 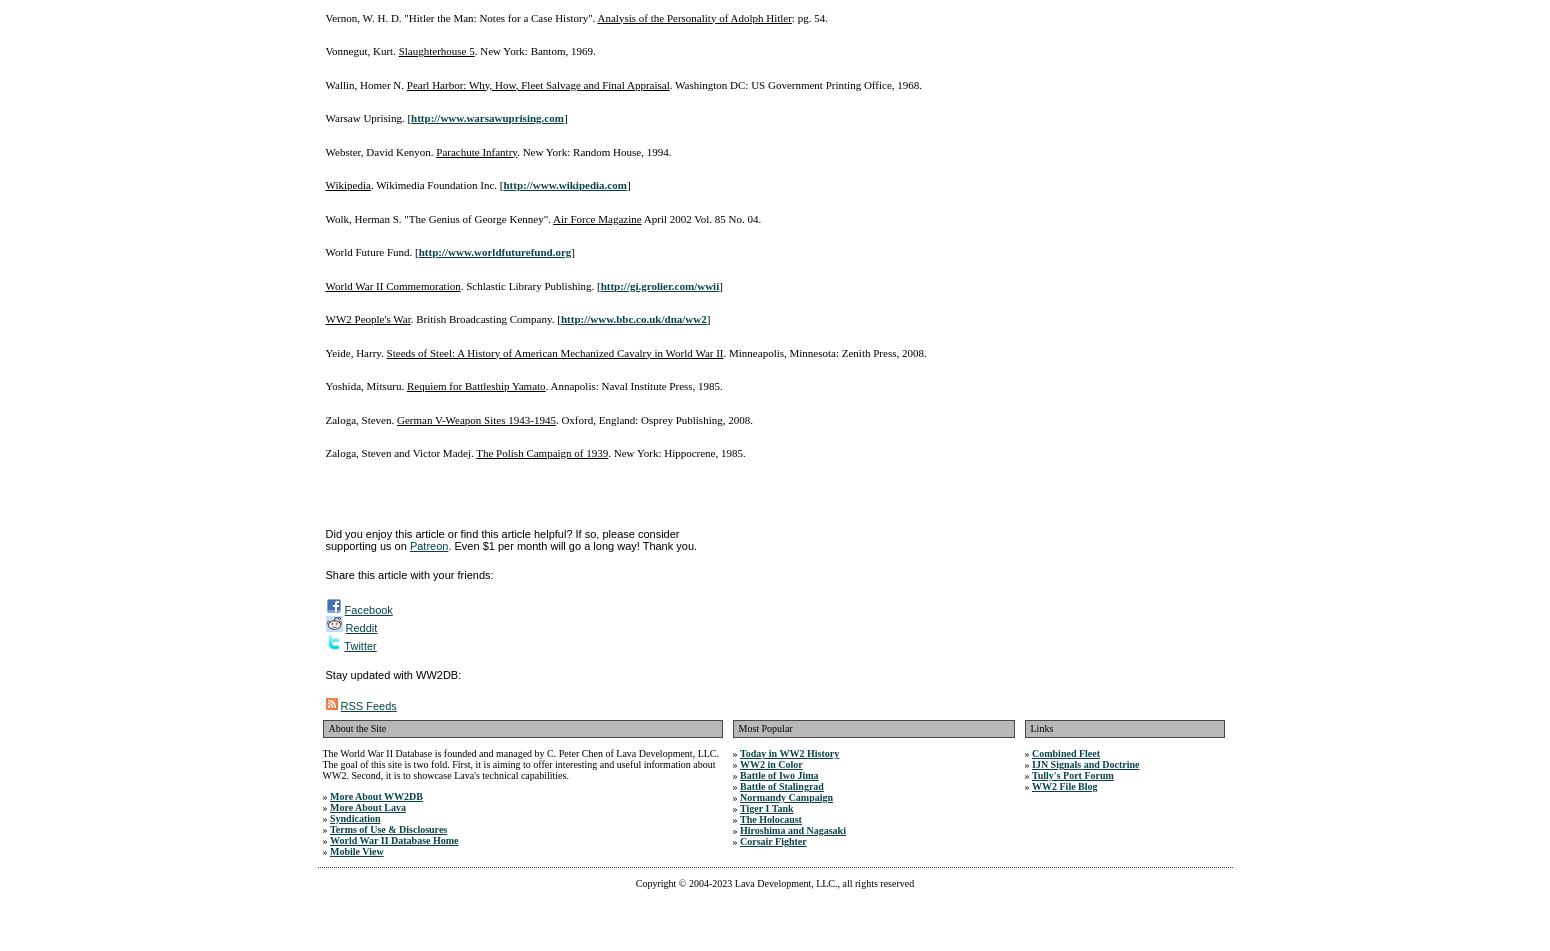 I want to click on 'The Holocaust', so click(x=770, y=818).